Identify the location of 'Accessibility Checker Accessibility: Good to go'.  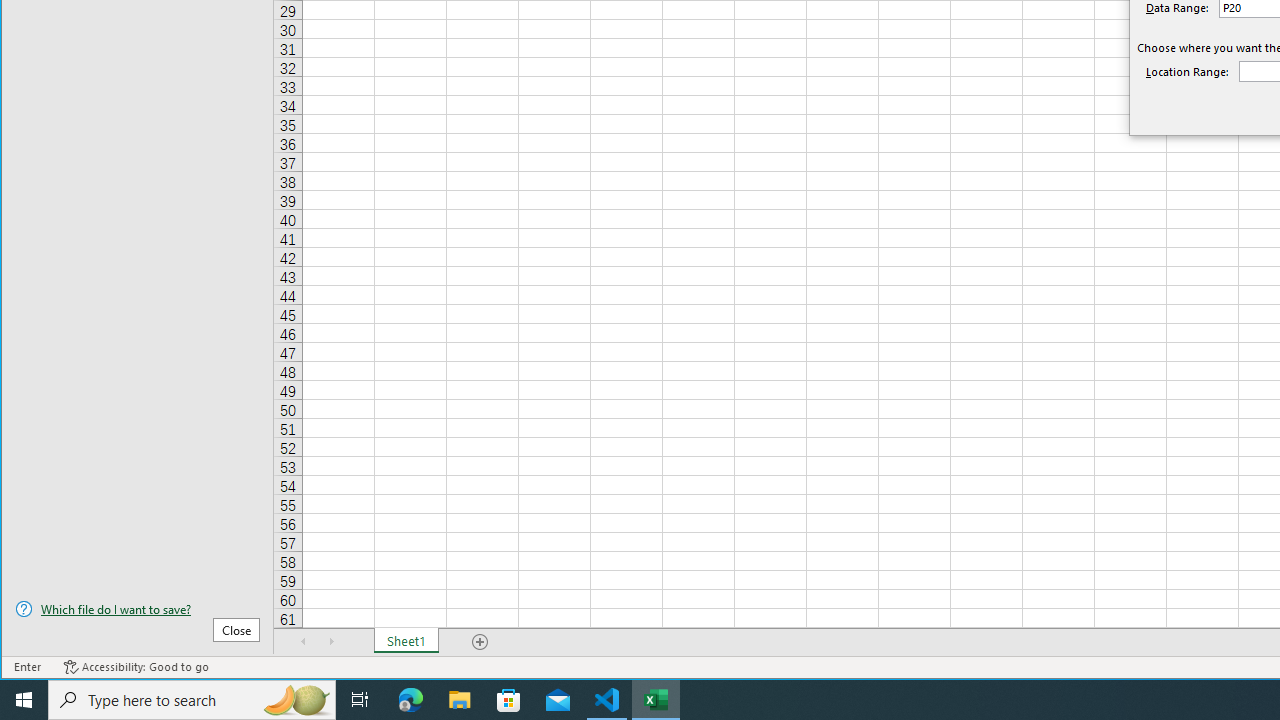
(135, 667).